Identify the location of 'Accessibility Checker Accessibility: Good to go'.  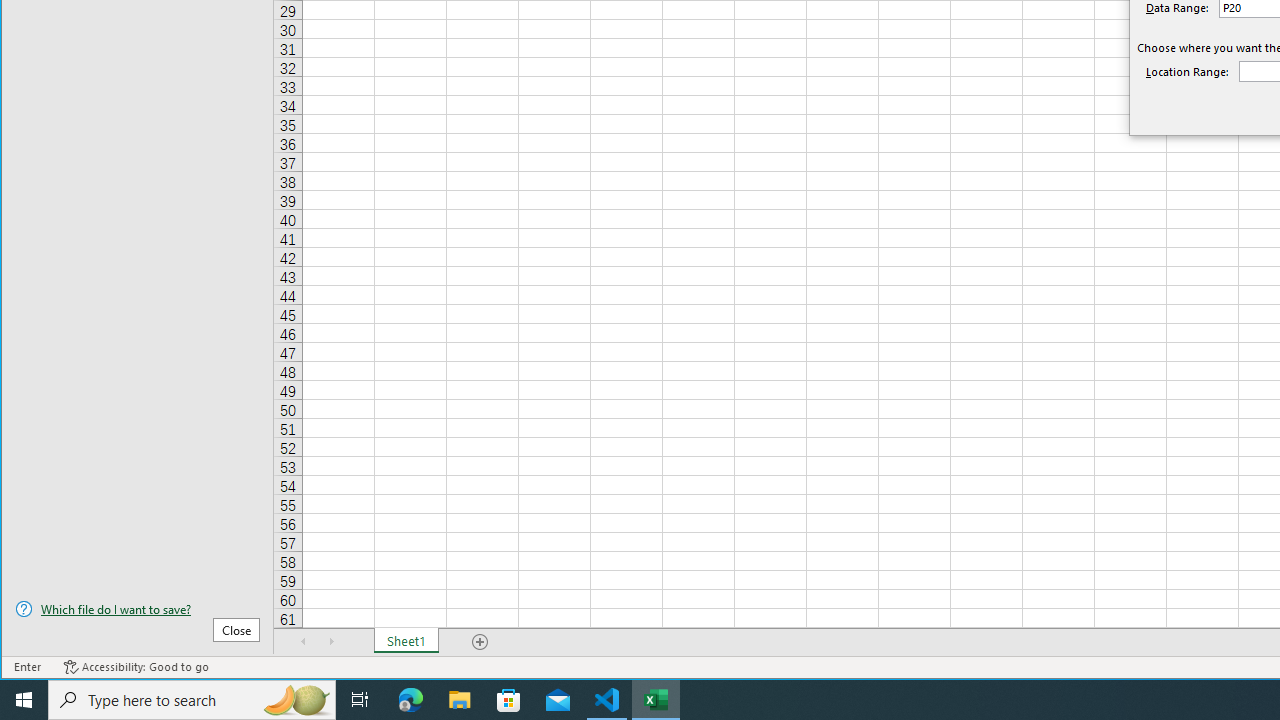
(135, 667).